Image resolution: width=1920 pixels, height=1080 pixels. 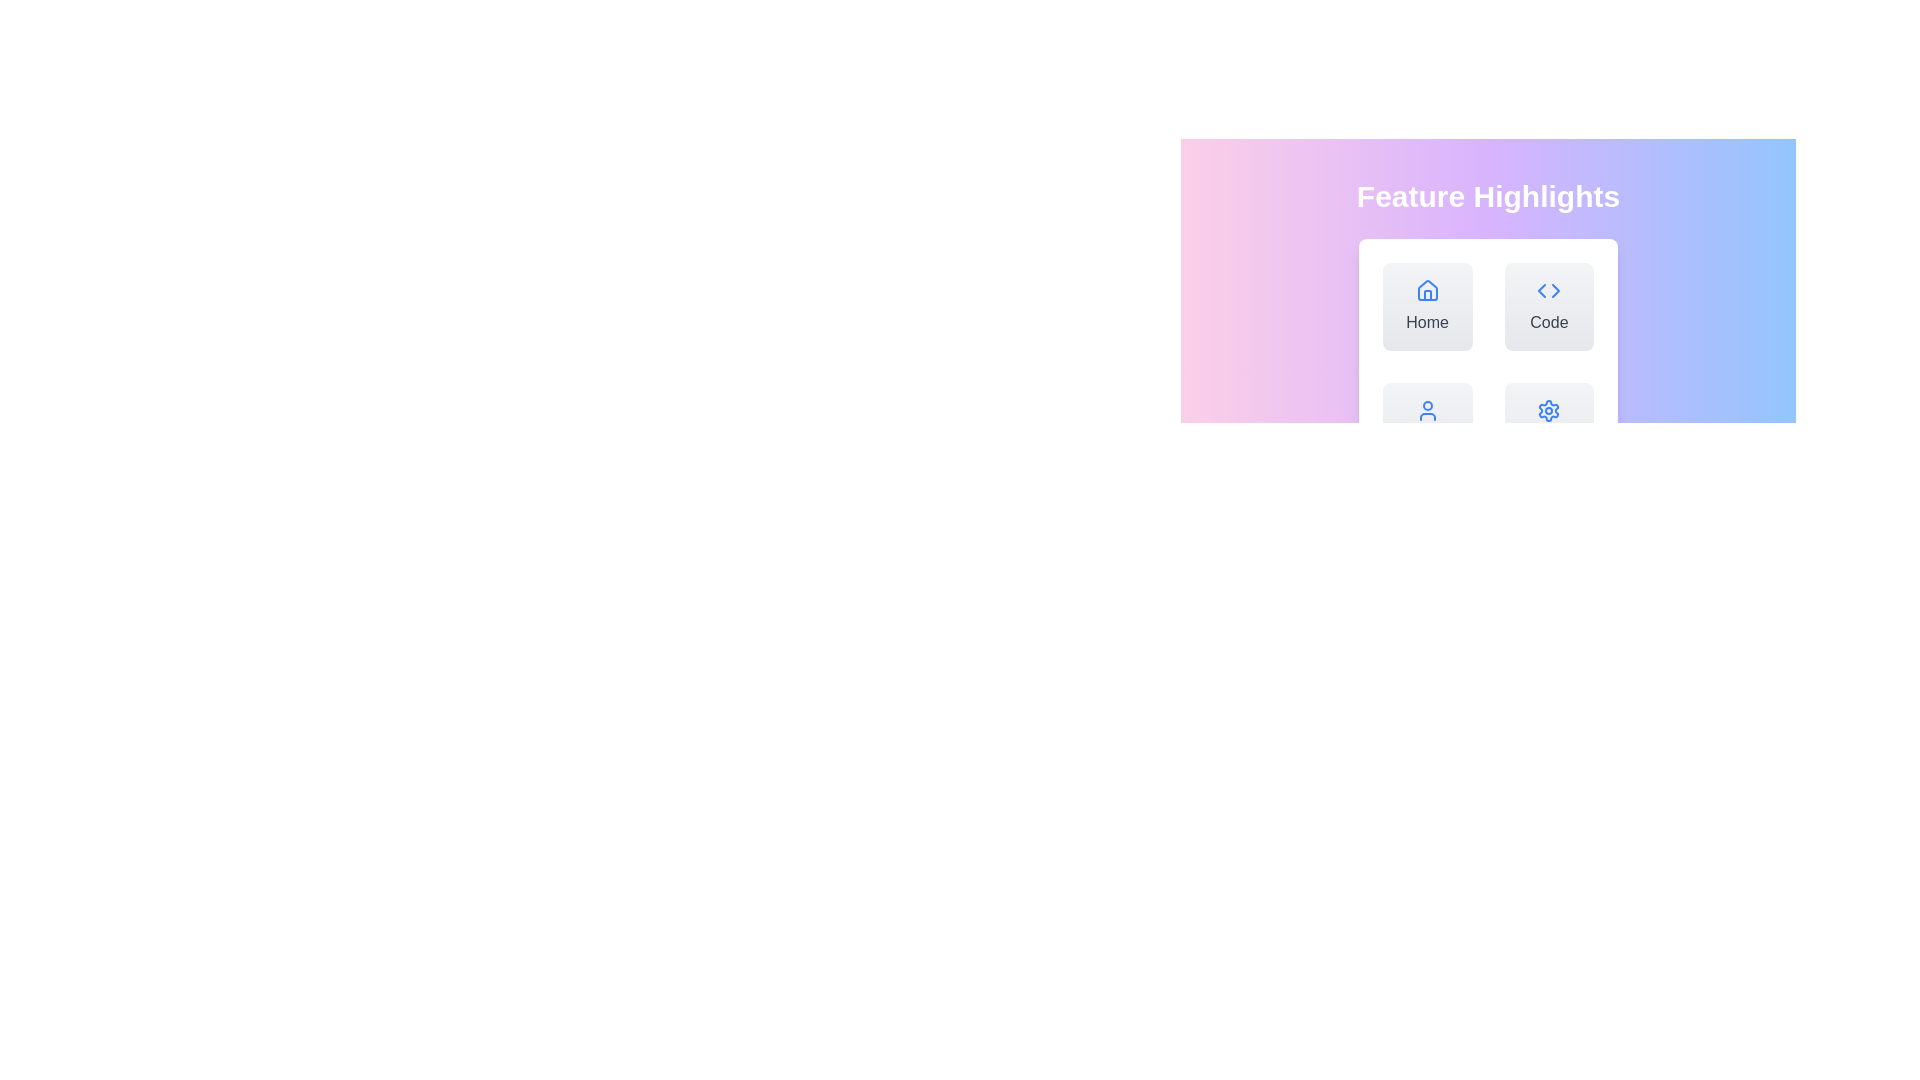 I want to click on the left arrow icon with a blue outline within the 'Code' button located in the top-right quadrant of the interface, so click(x=1541, y=290).